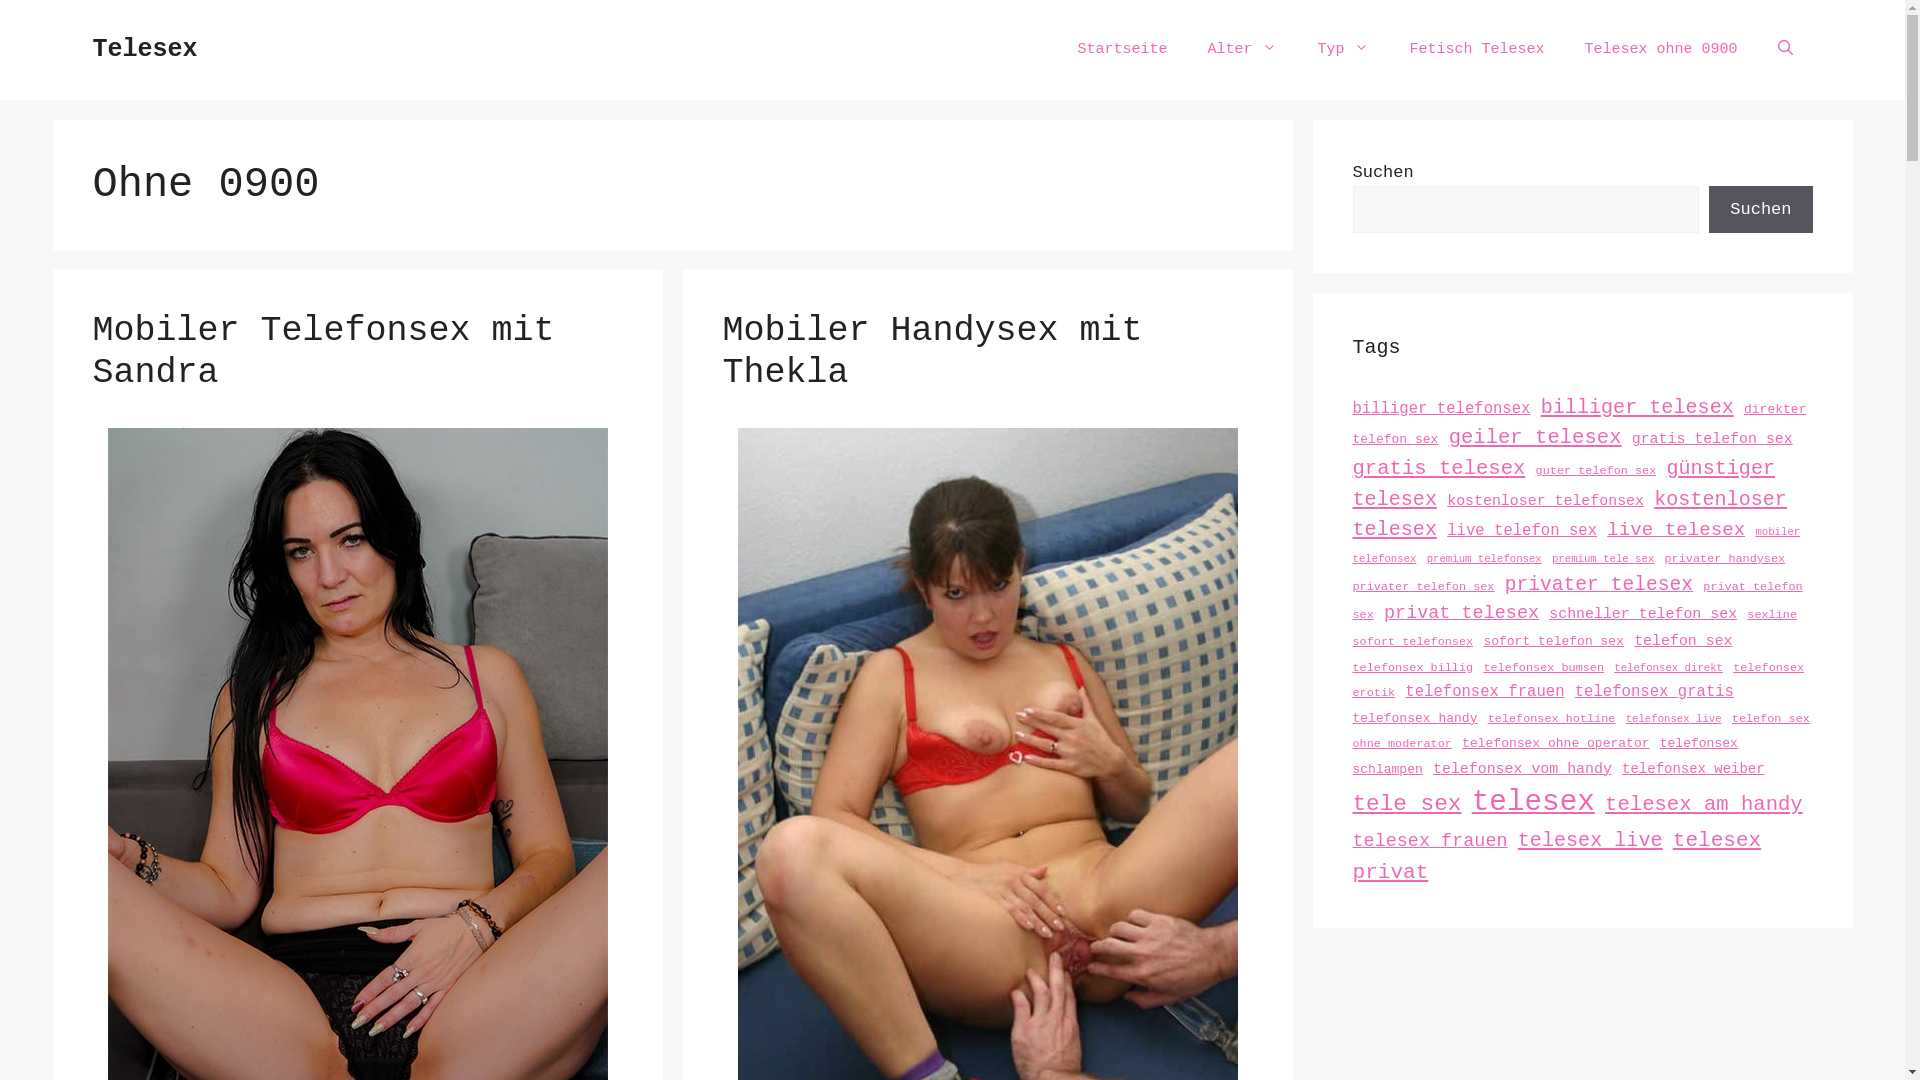 Image resolution: width=1920 pixels, height=1080 pixels. I want to click on 'Mobiler Telefonsex mit Sandra', so click(322, 350).